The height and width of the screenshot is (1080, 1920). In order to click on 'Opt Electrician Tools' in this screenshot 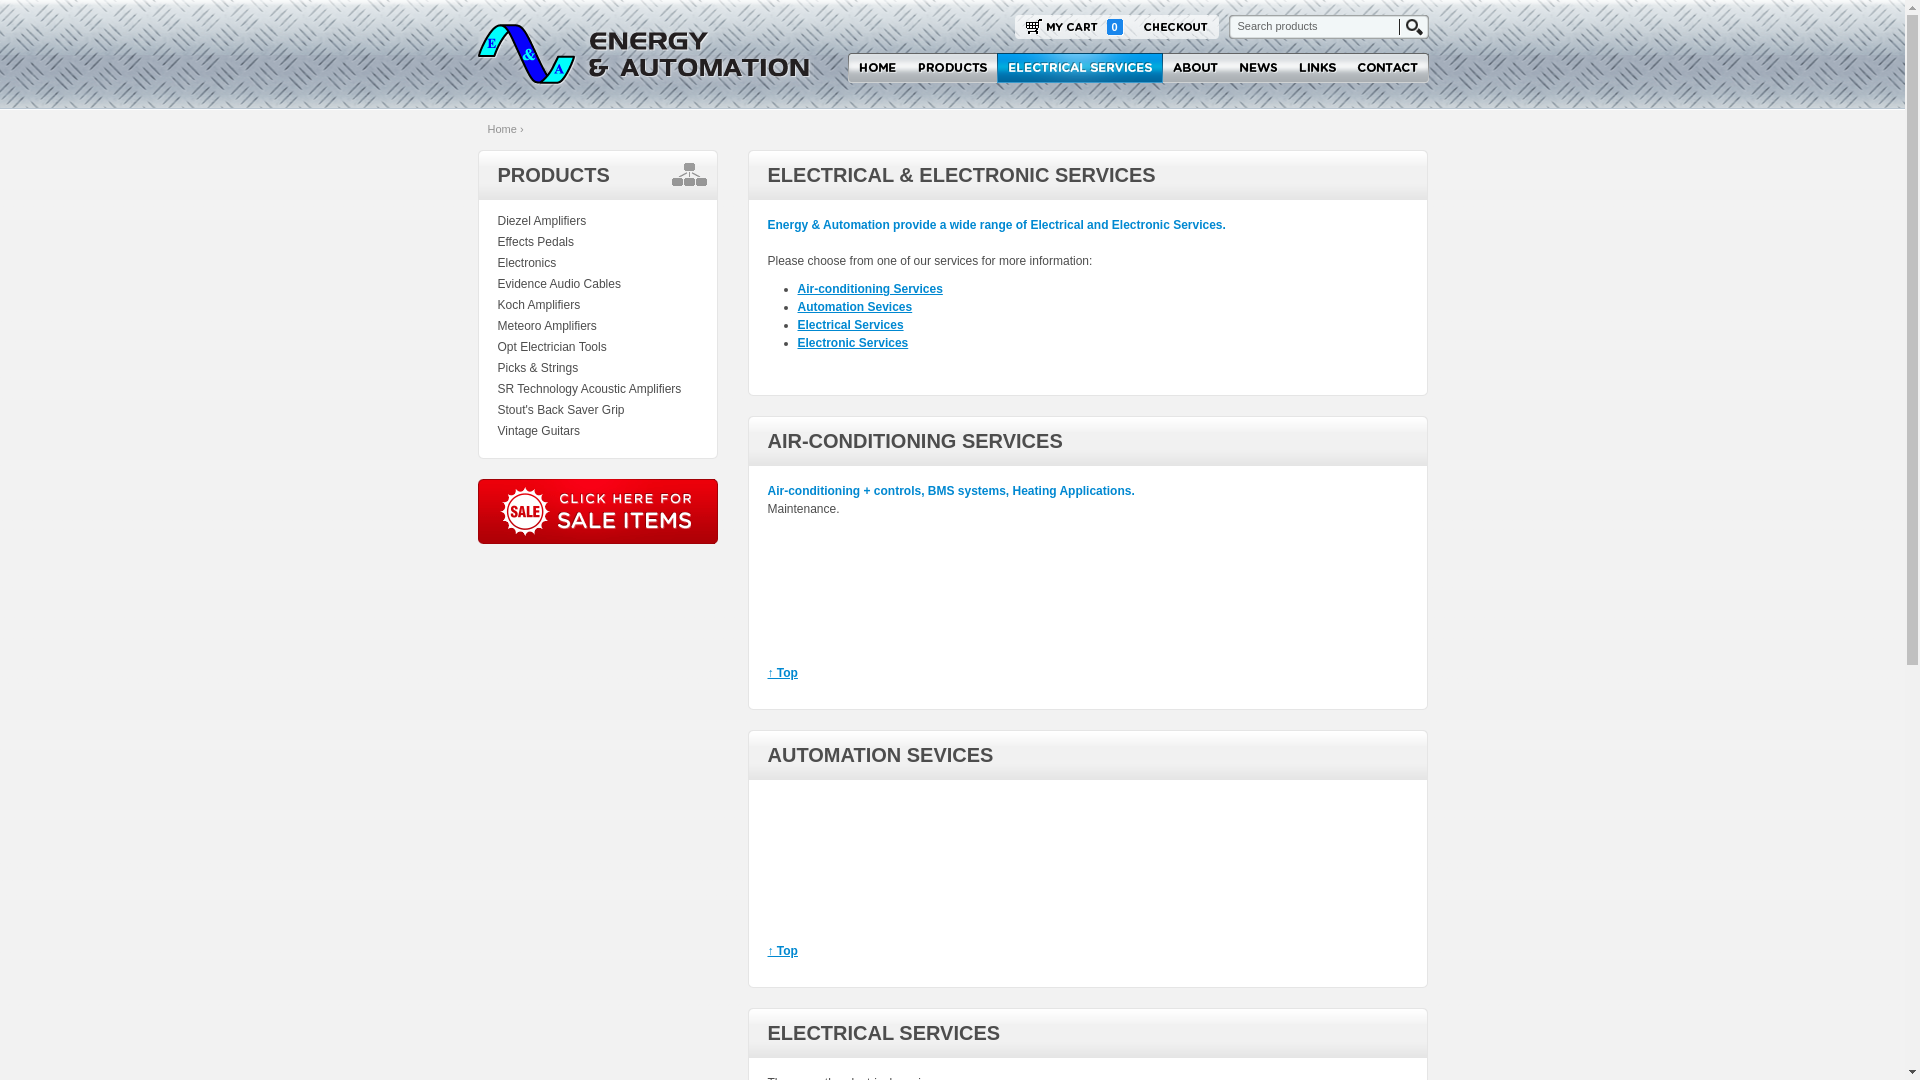, I will do `click(551, 346)`.